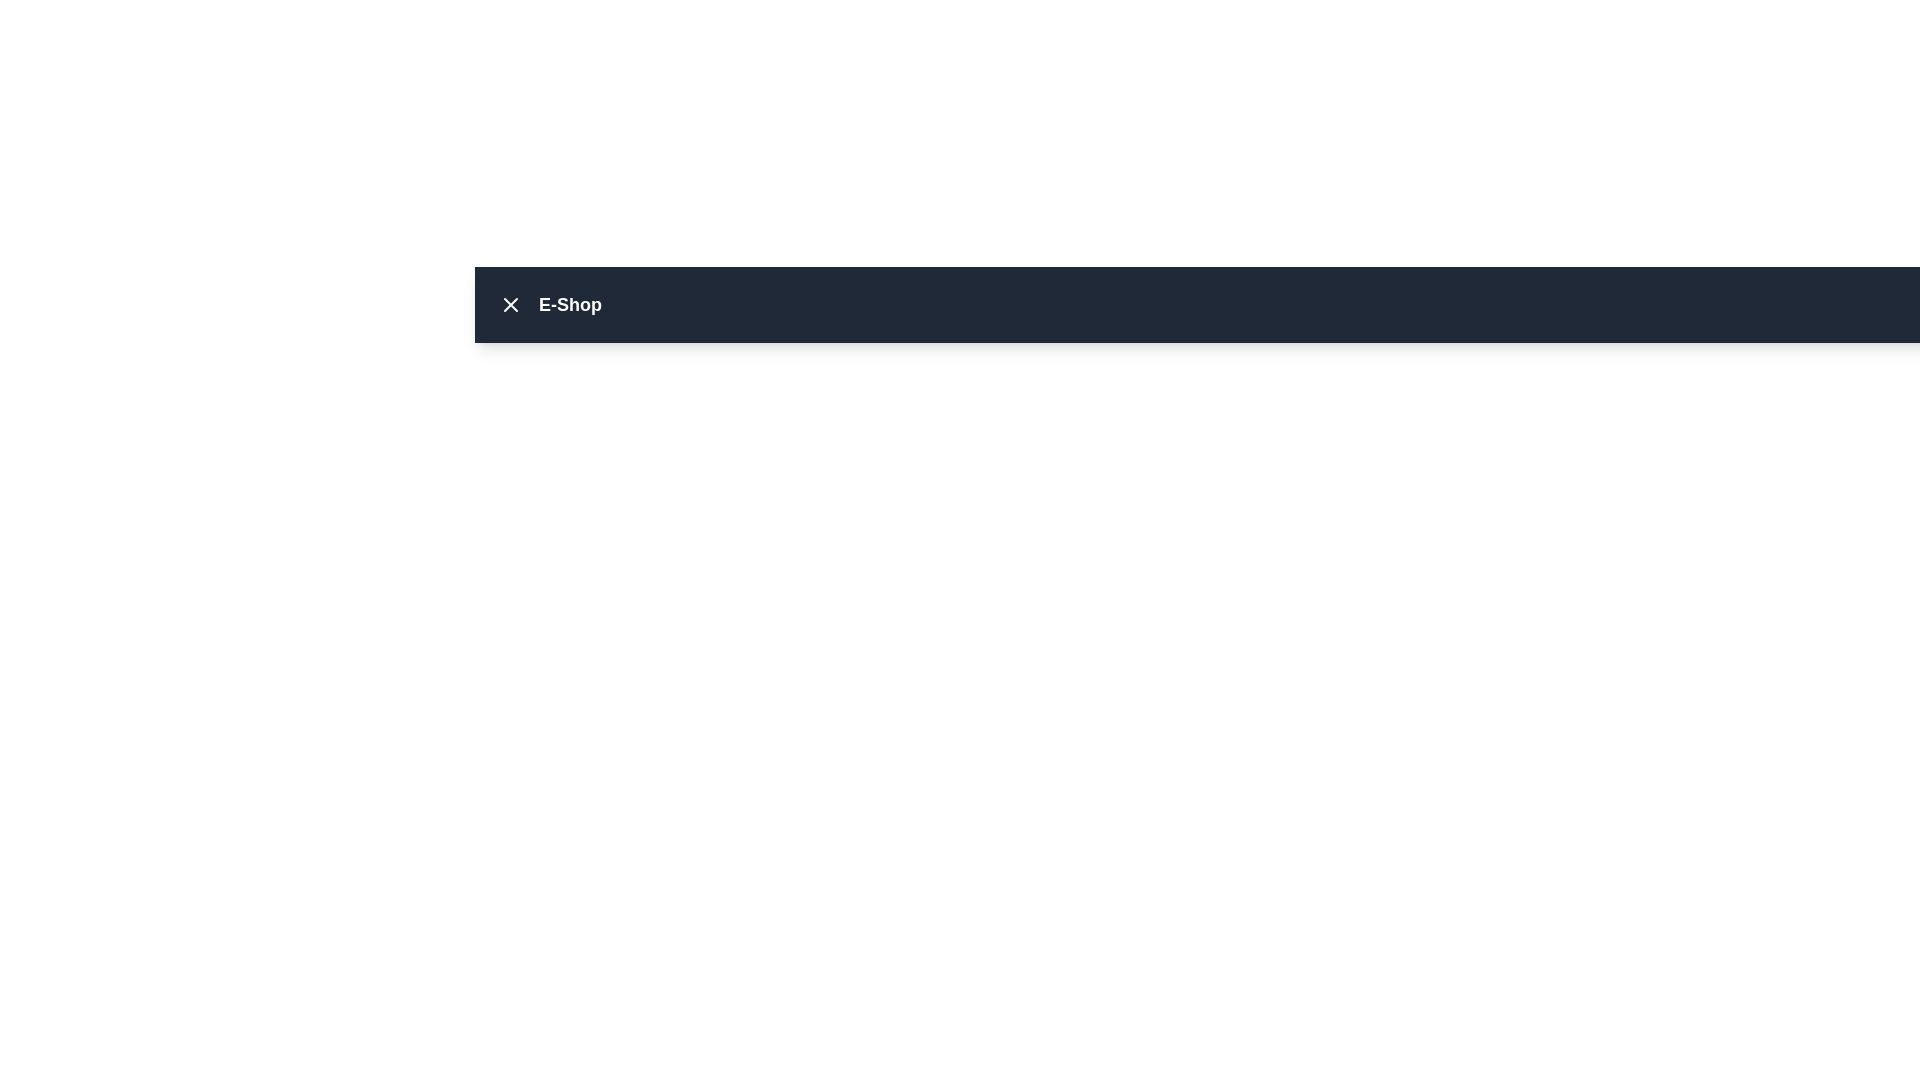 This screenshot has width=1920, height=1080. What do you see at coordinates (546, 304) in the screenshot?
I see `the static text label 'E-Shop' which is a bold white text on a dark background located in the top-left section of the interface` at bounding box center [546, 304].